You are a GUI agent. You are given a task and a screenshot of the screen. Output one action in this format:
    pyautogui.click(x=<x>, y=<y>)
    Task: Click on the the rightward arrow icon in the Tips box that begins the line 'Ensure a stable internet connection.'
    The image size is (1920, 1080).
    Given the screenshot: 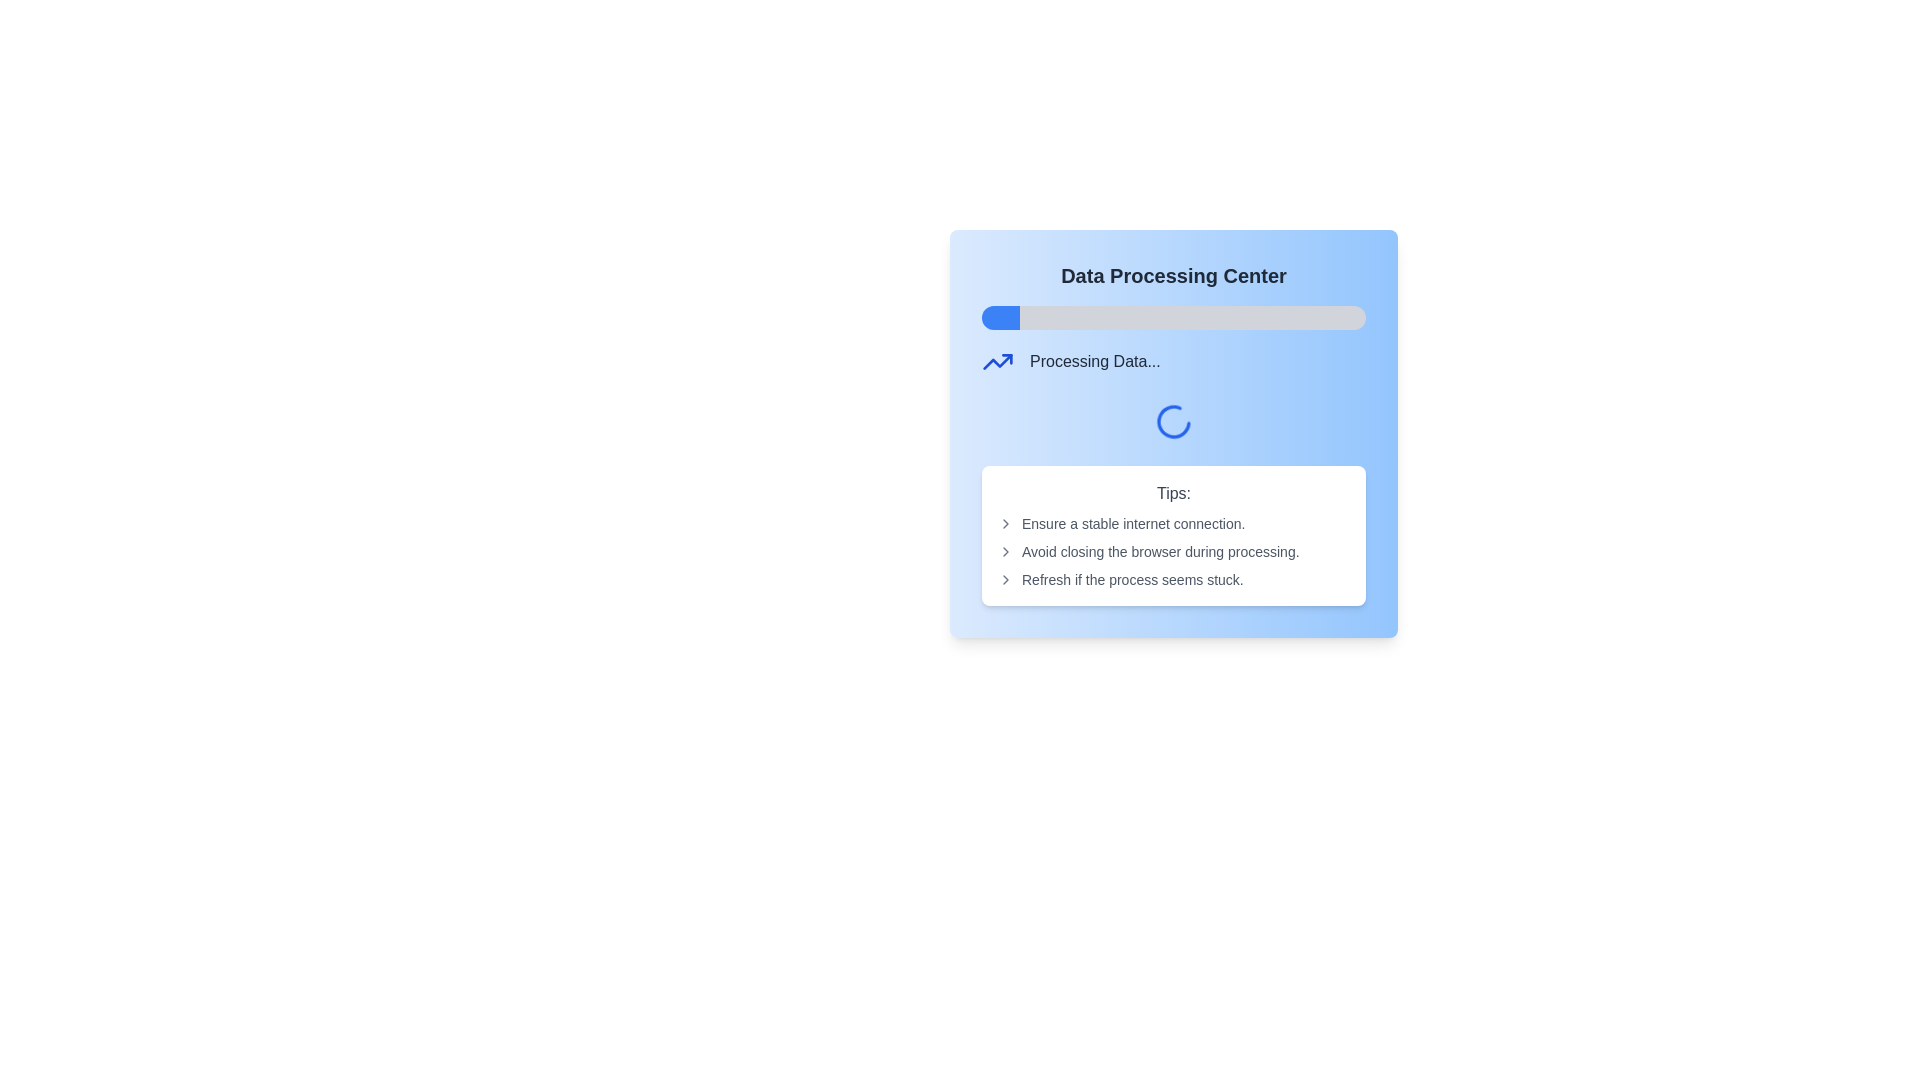 What is the action you would take?
    pyautogui.click(x=1006, y=523)
    